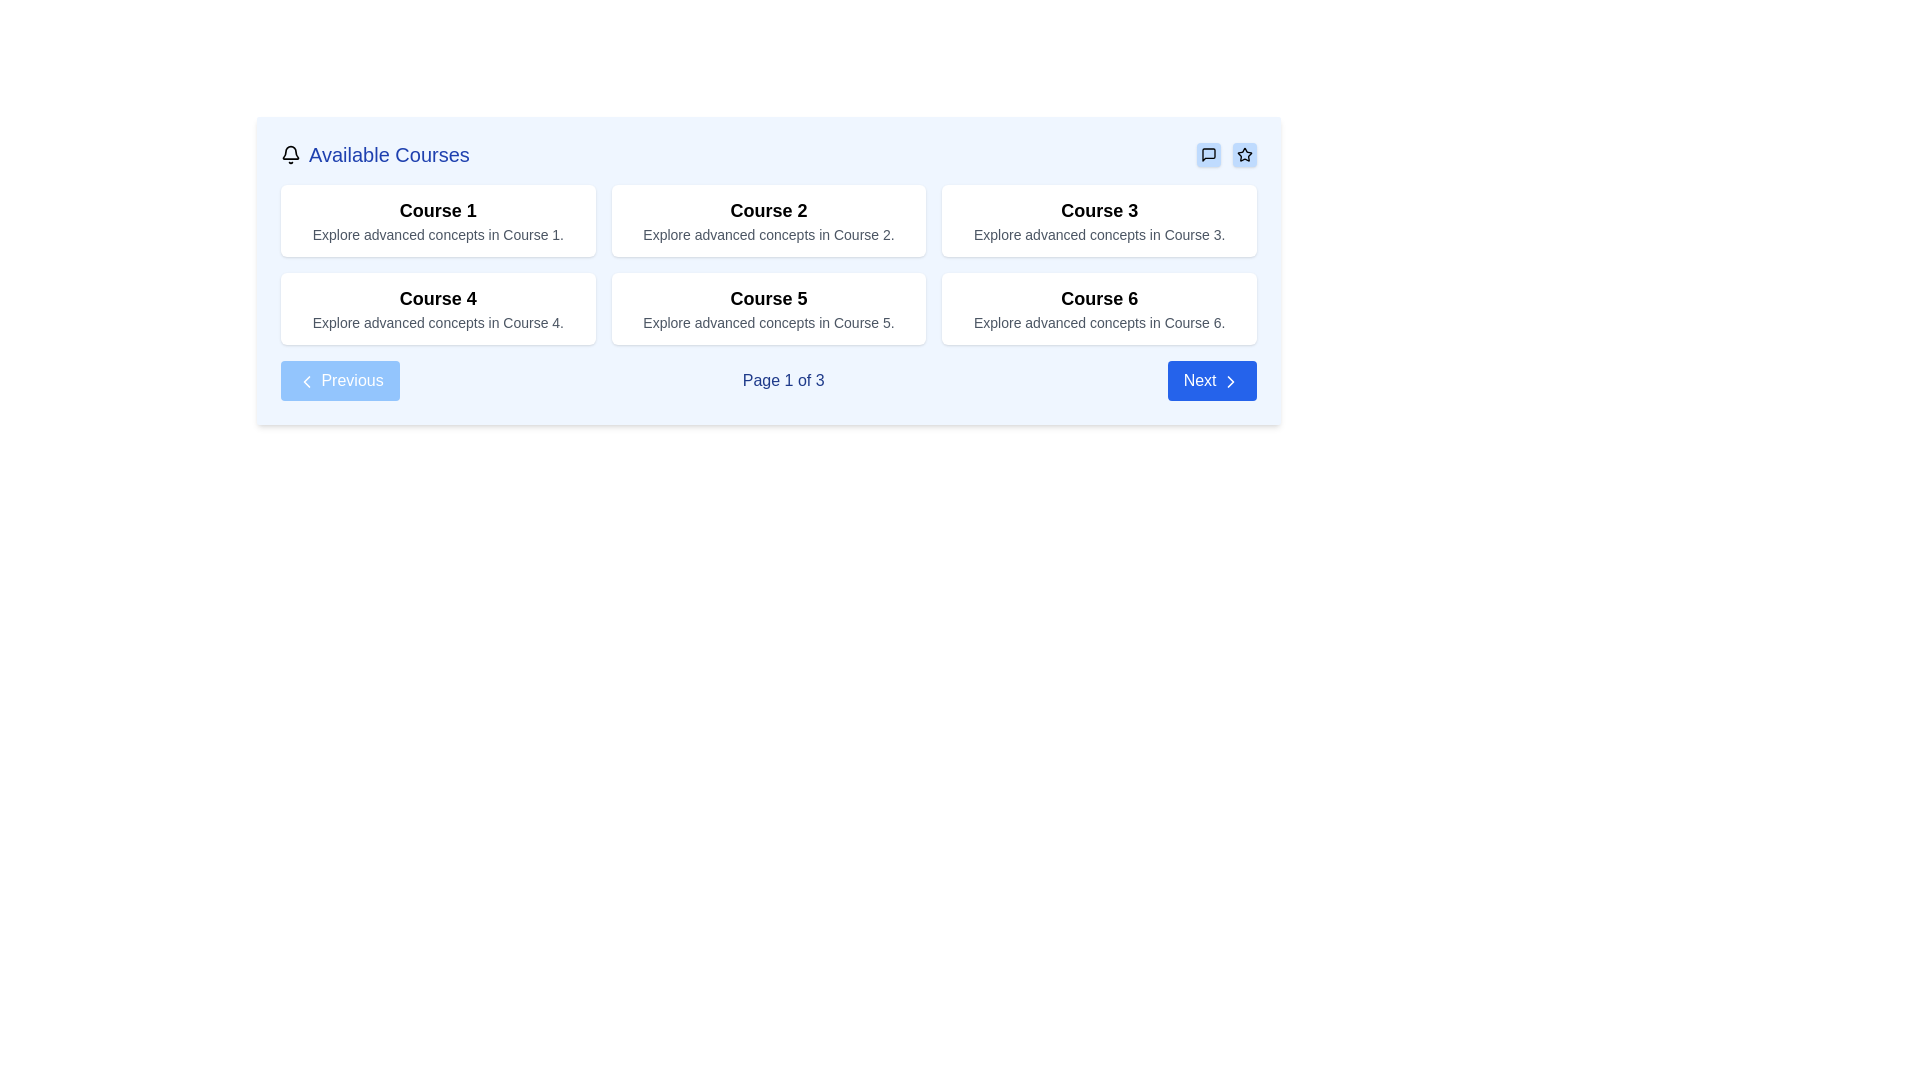  What do you see at coordinates (437, 308) in the screenshot?
I see `text from the Information card displaying 'Course 4' and its description 'Explore advanced concepts in Course 4.'` at bounding box center [437, 308].